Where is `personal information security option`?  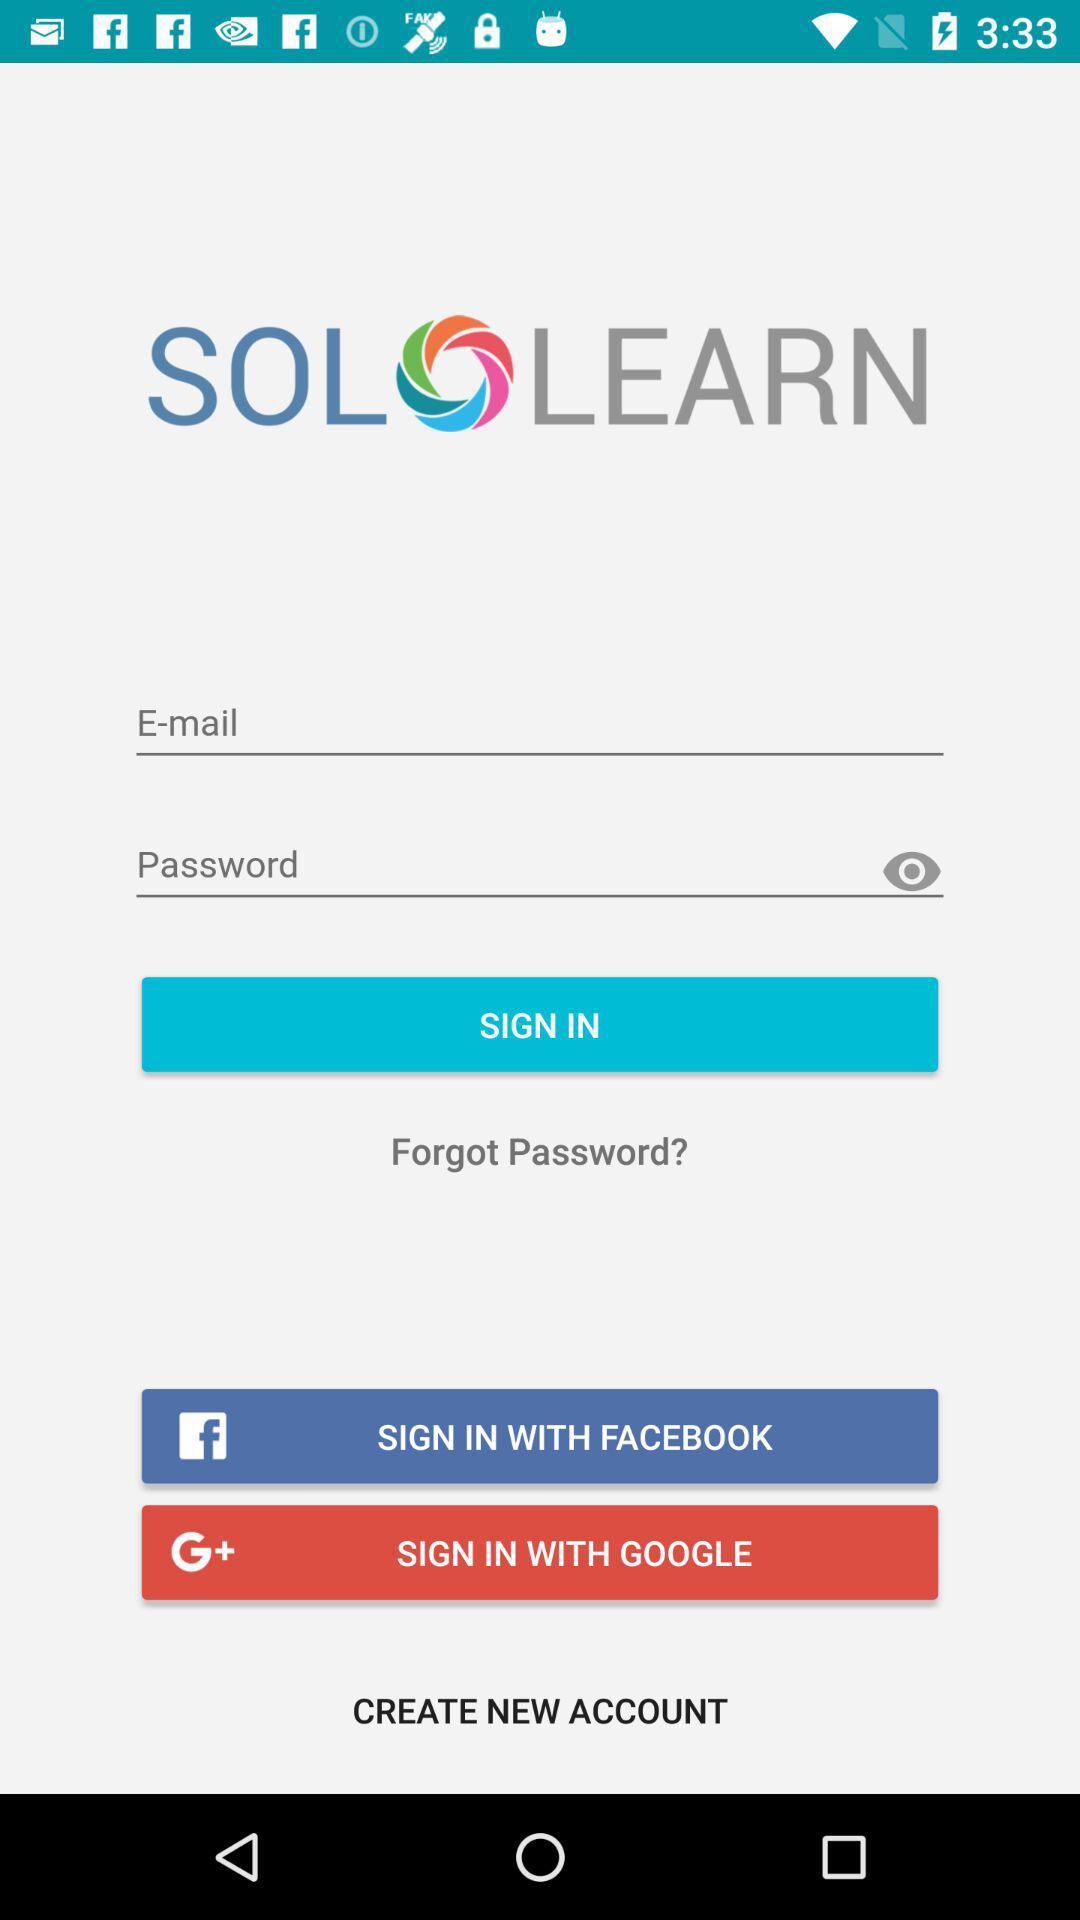
personal information security option is located at coordinates (540, 723).